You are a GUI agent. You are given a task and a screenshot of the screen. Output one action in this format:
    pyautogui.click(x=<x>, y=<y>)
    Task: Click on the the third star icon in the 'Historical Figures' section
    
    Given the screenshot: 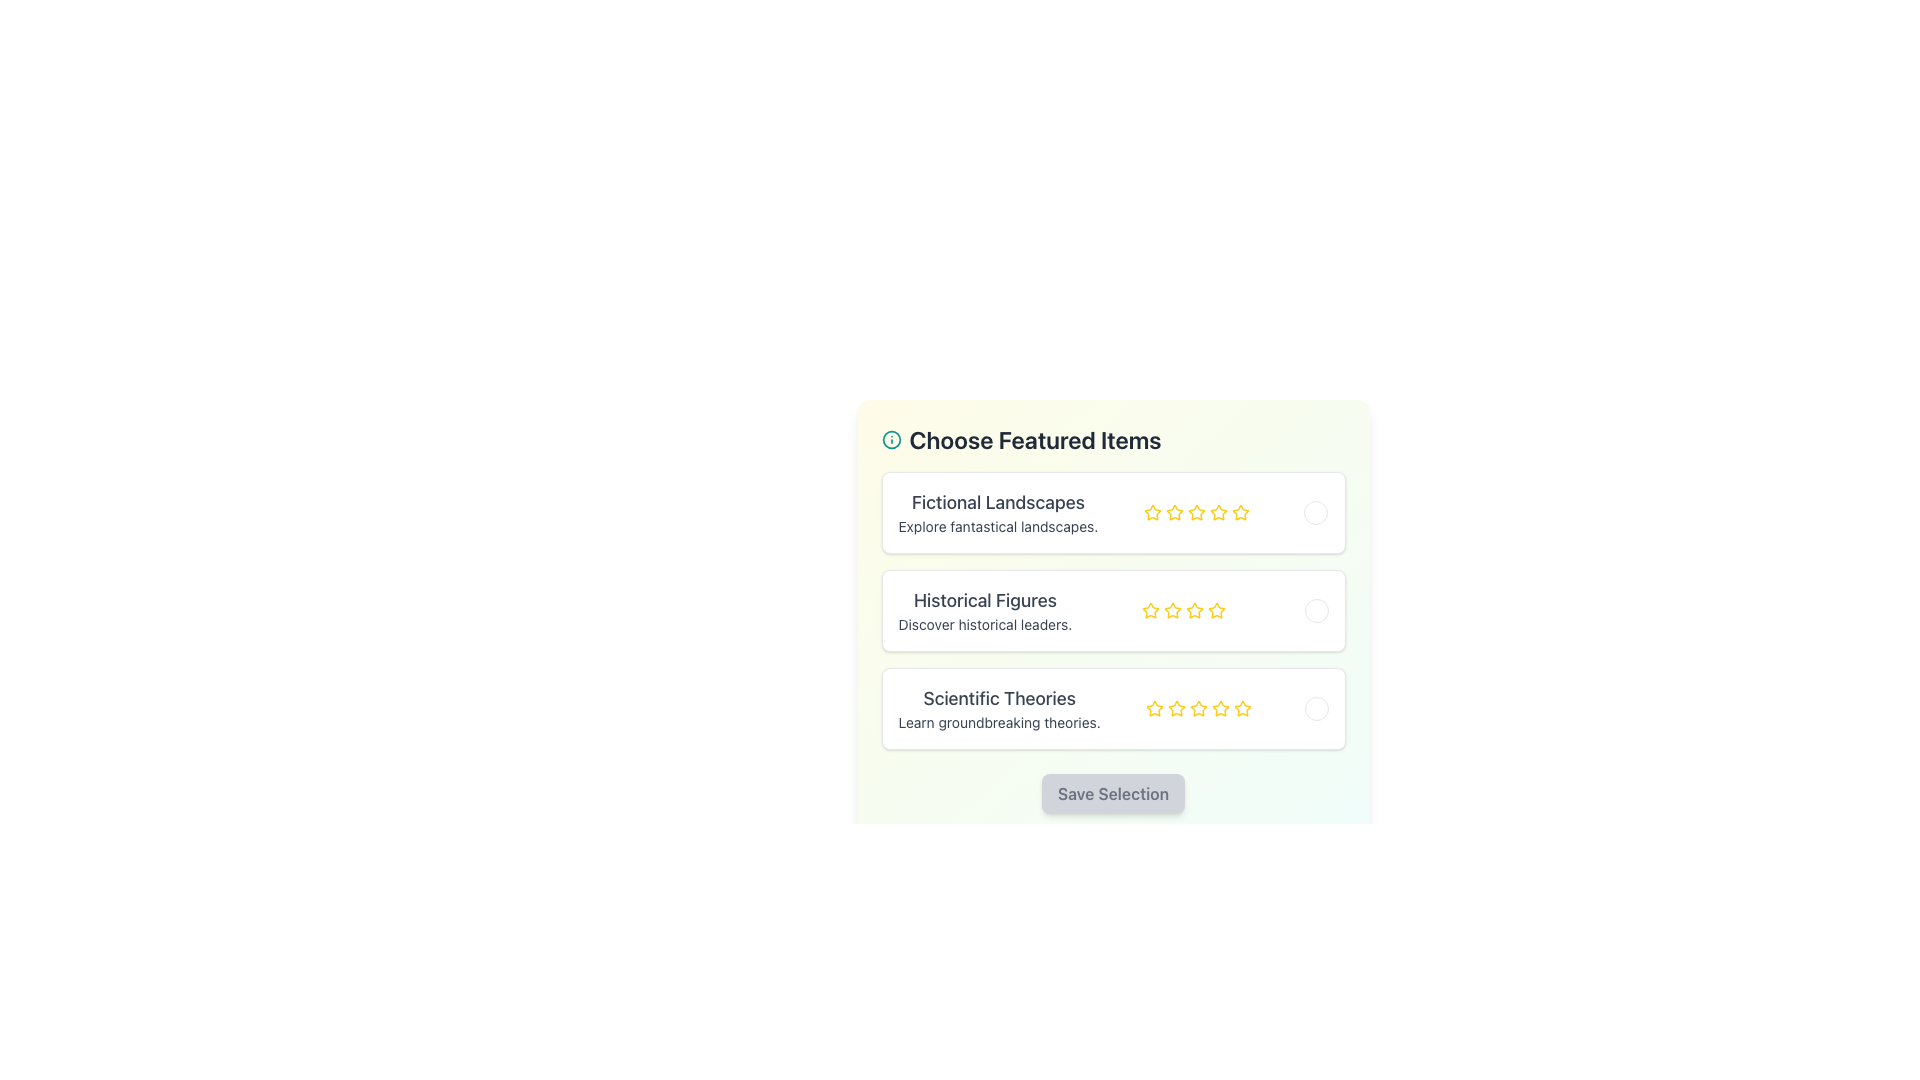 What is the action you would take?
    pyautogui.click(x=1173, y=609)
    